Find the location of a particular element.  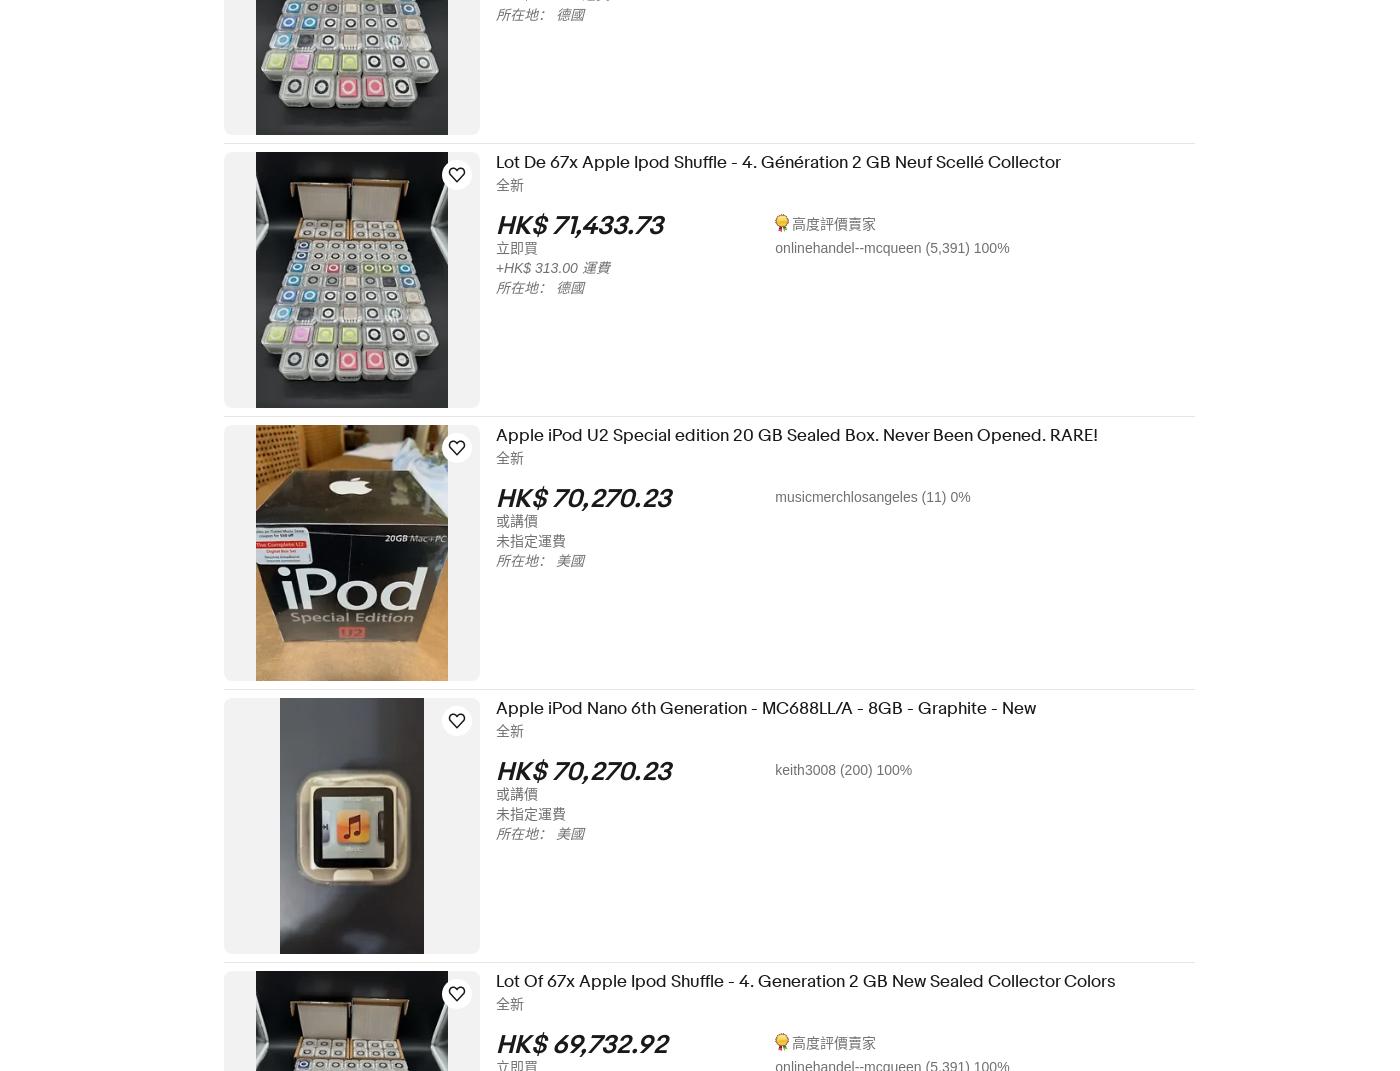

'Apple iPod Nano 6th Generation - MC688LL/A - 8GB - Graphite - New' is located at coordinates (508, 708).